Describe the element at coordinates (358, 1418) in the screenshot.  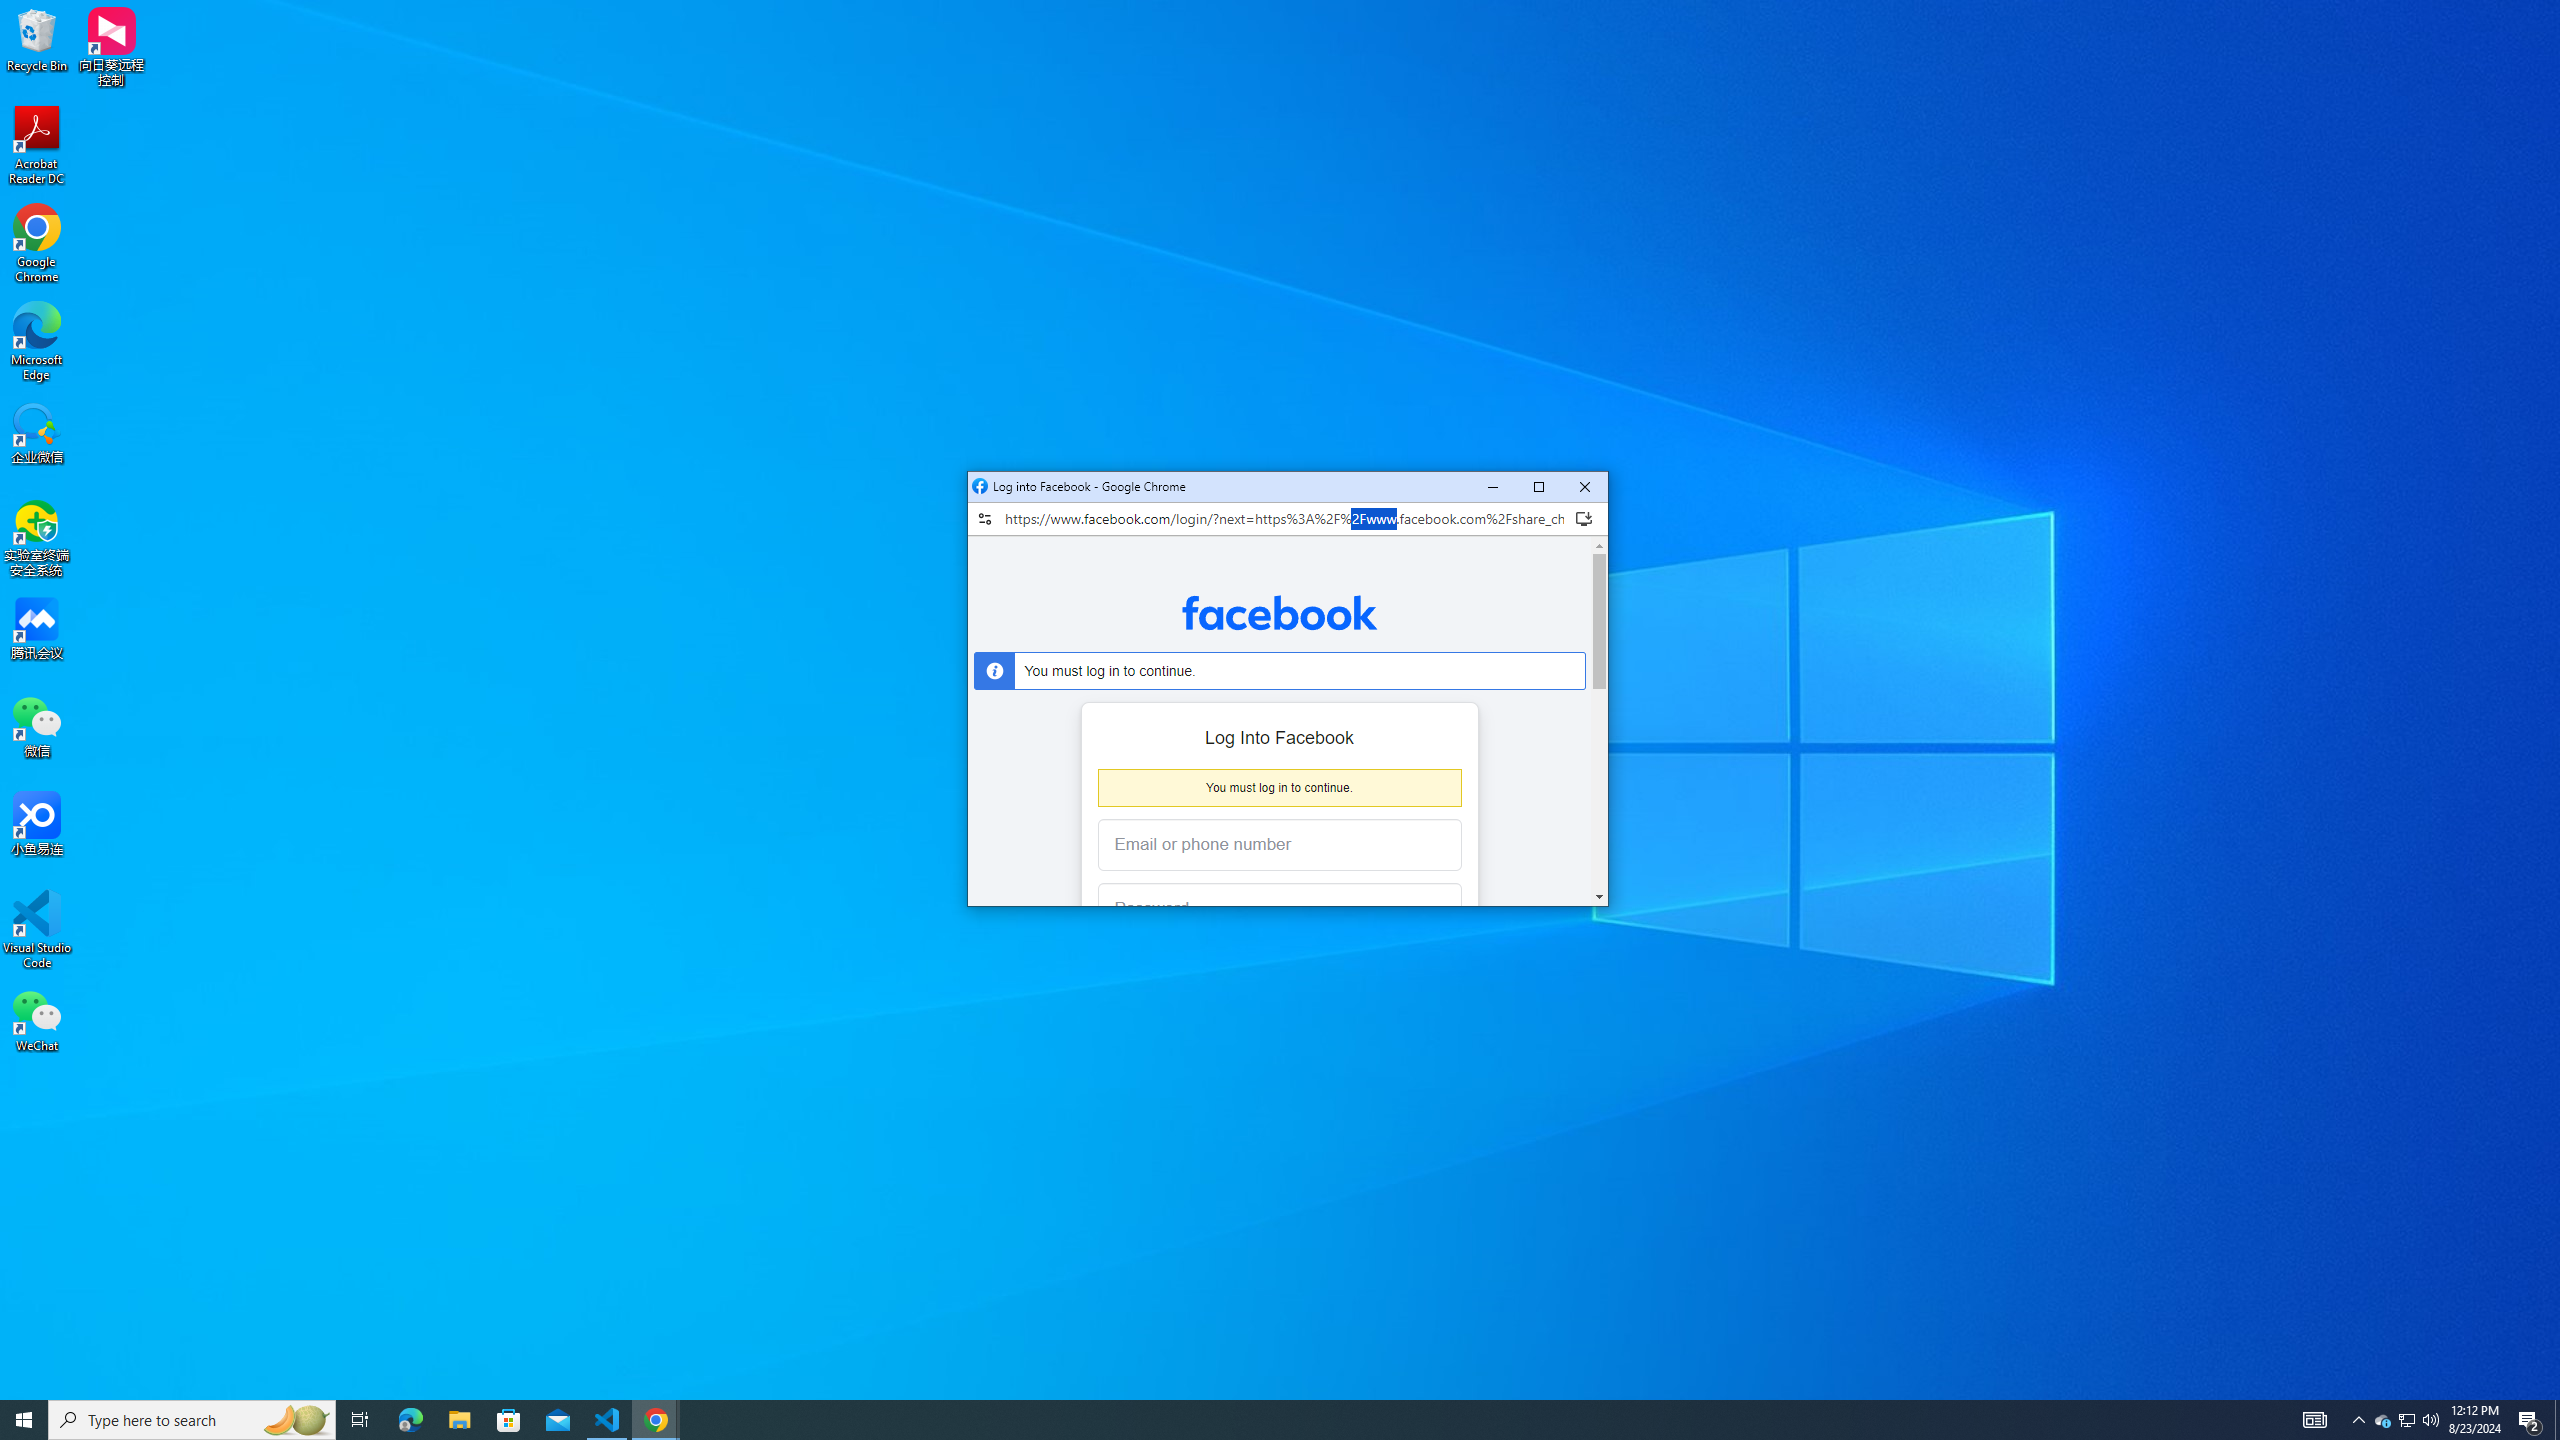
I see `'Task View'` at that location.